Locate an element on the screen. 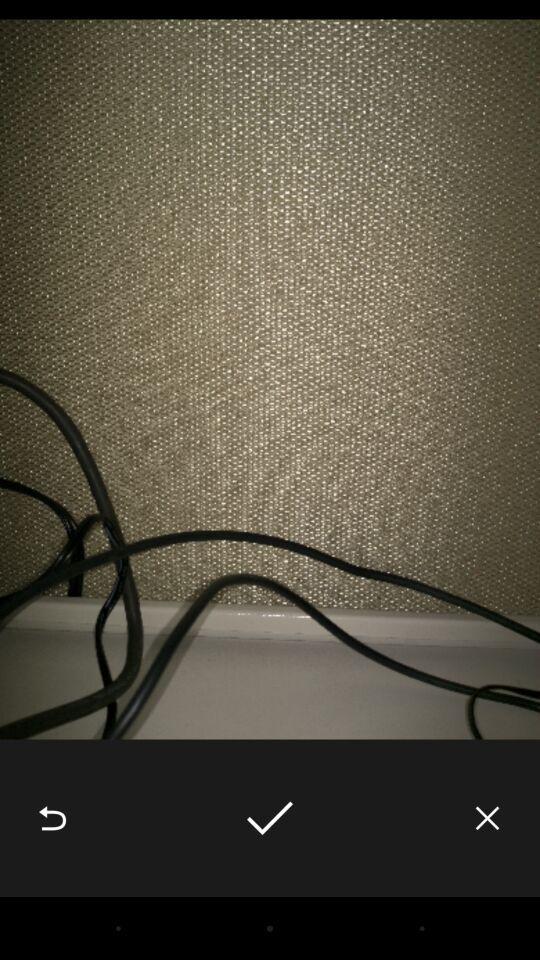 This screenshot has height=960, width=540. icon at the bottom left corner is located at coordinates (52, 818).